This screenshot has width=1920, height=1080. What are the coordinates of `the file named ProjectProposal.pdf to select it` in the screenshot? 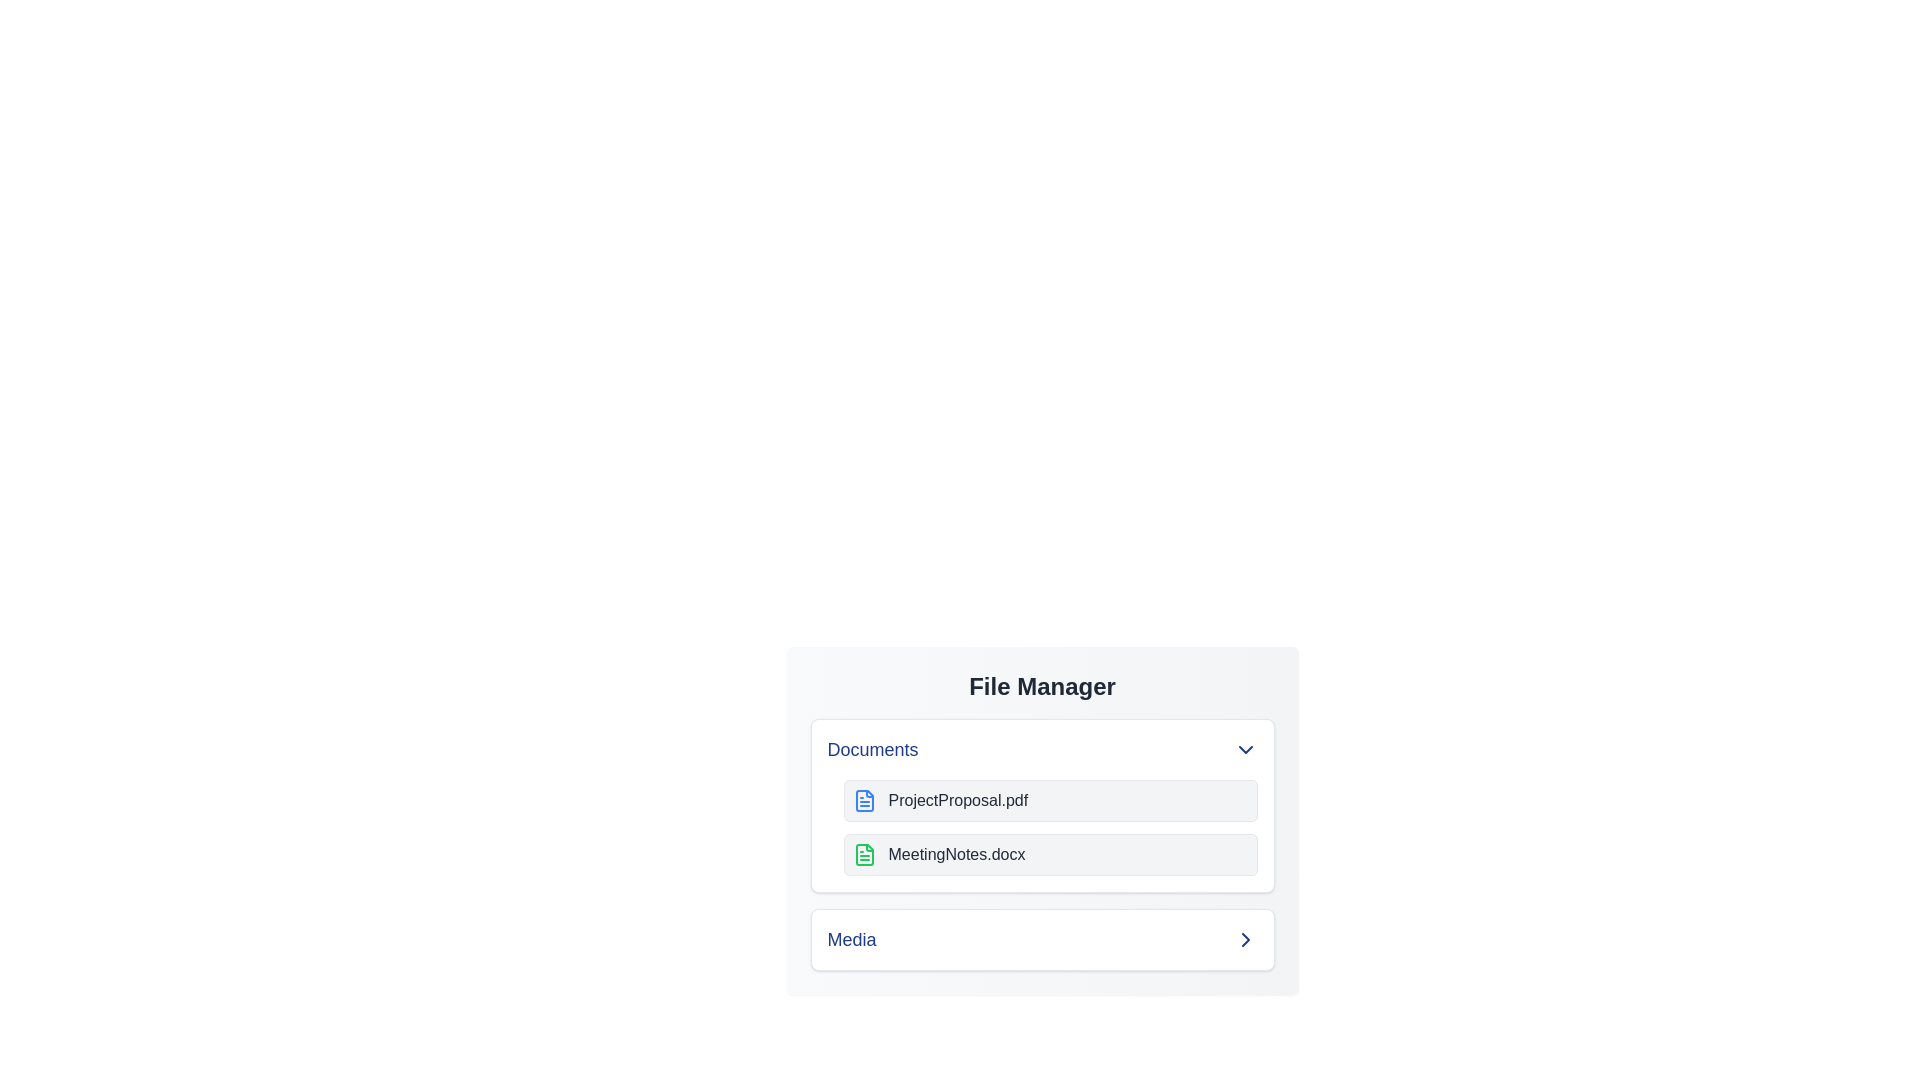 It's located at (1049, 800).